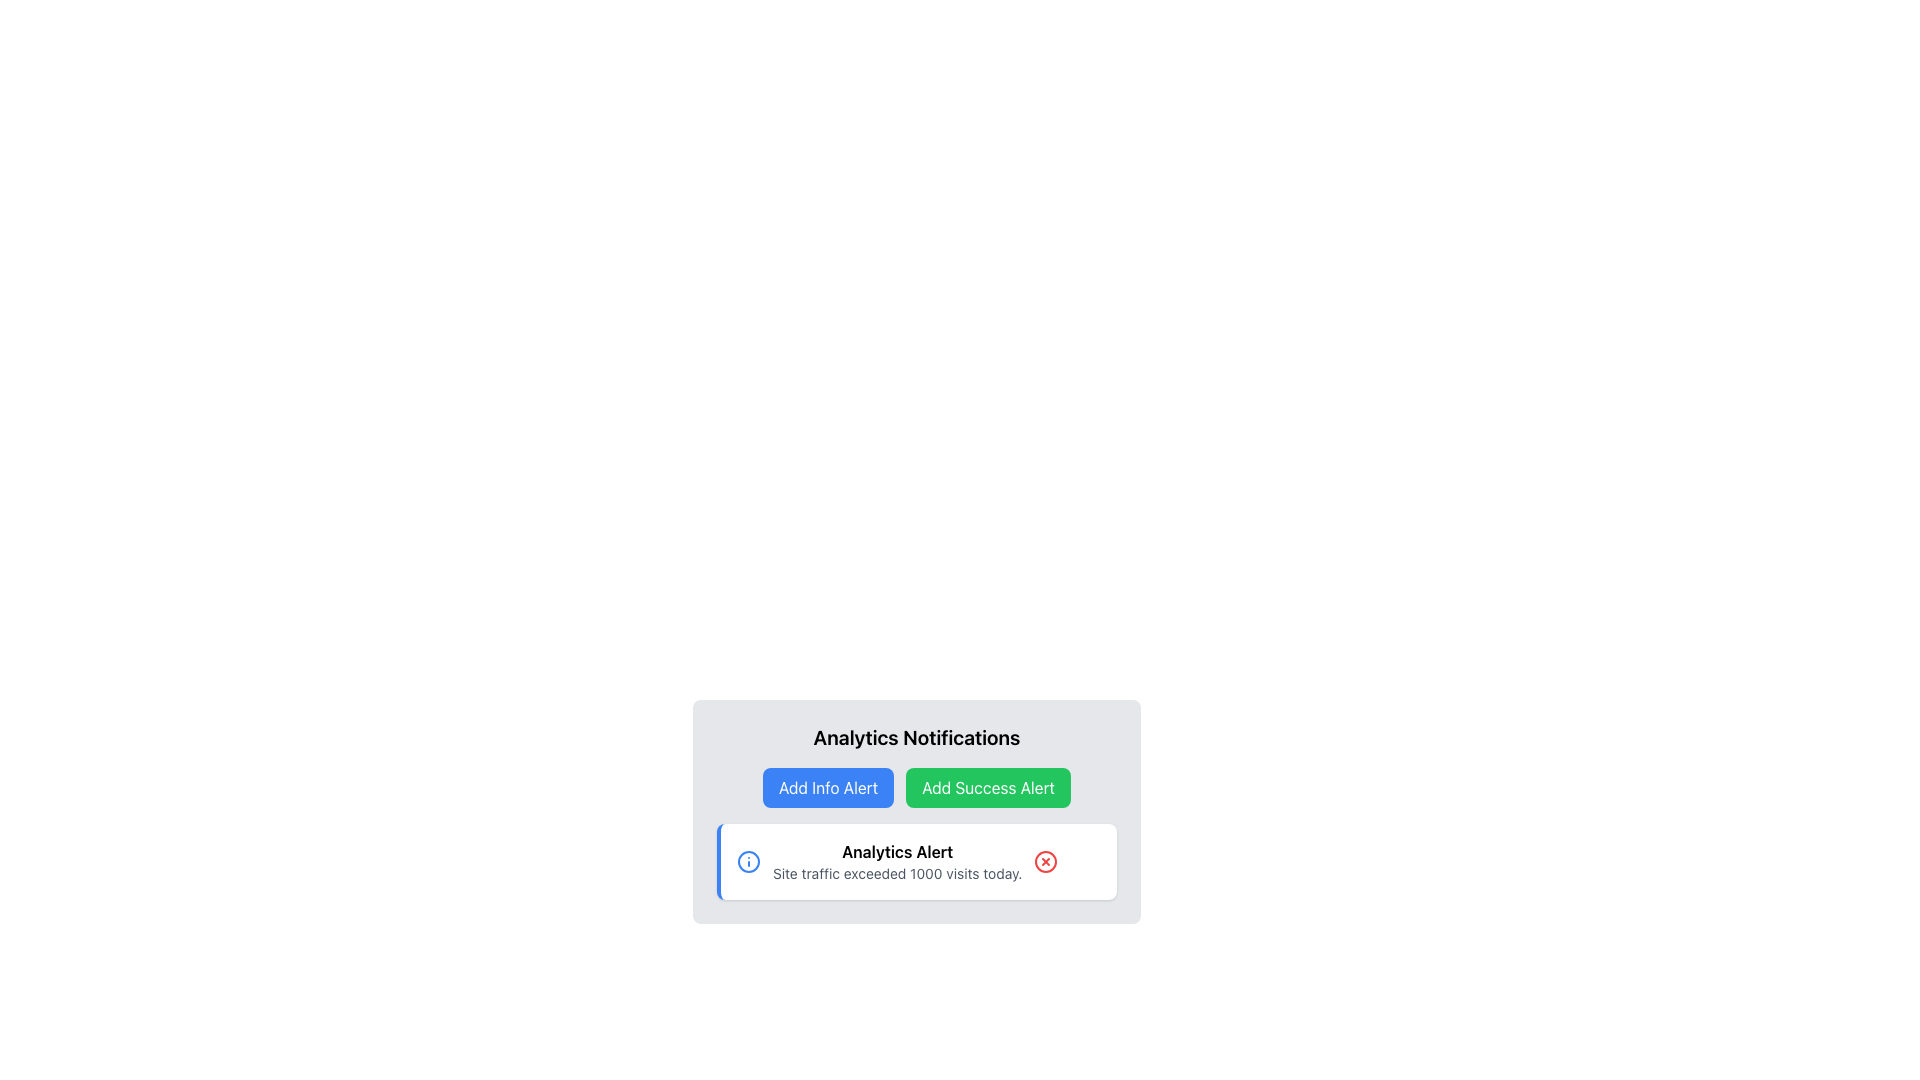 Image resolution: width=1920 pixels, height=1080 pixels. I want to click on the icon in the 'Analytics Alert' notification card, positioned at the top-left corner before the heading text 'Analytics Alert', so click(747, 860).